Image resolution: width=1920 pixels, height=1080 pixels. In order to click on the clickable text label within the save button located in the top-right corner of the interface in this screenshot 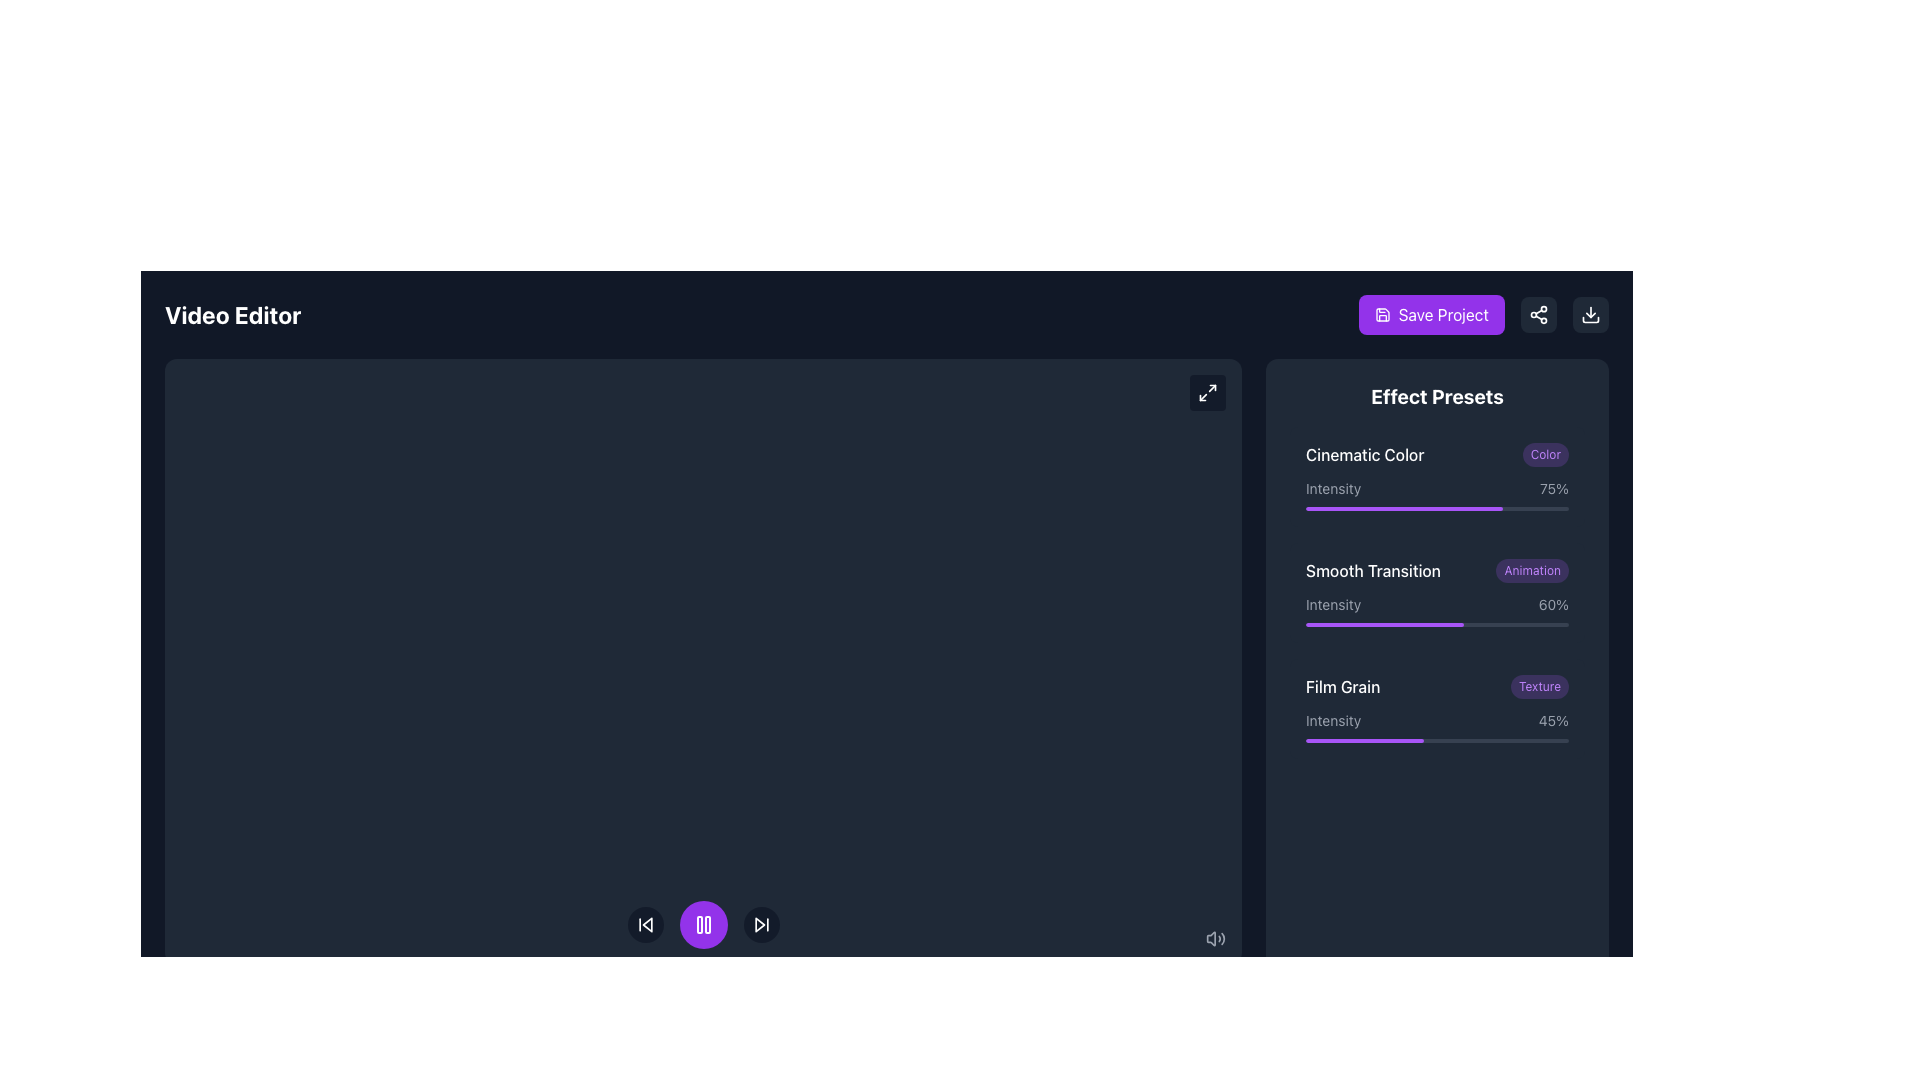, I will do `click(1443, 315)`.